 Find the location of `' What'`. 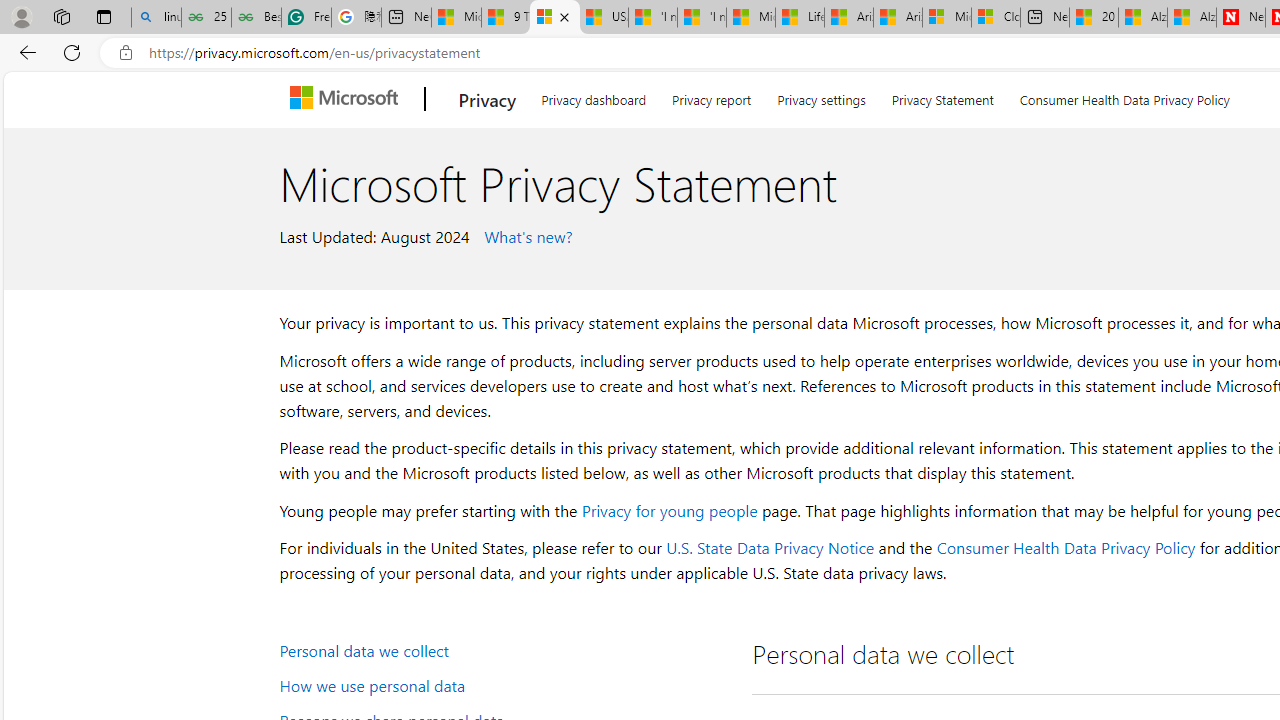

' What' is located at coordinates (526, 234).